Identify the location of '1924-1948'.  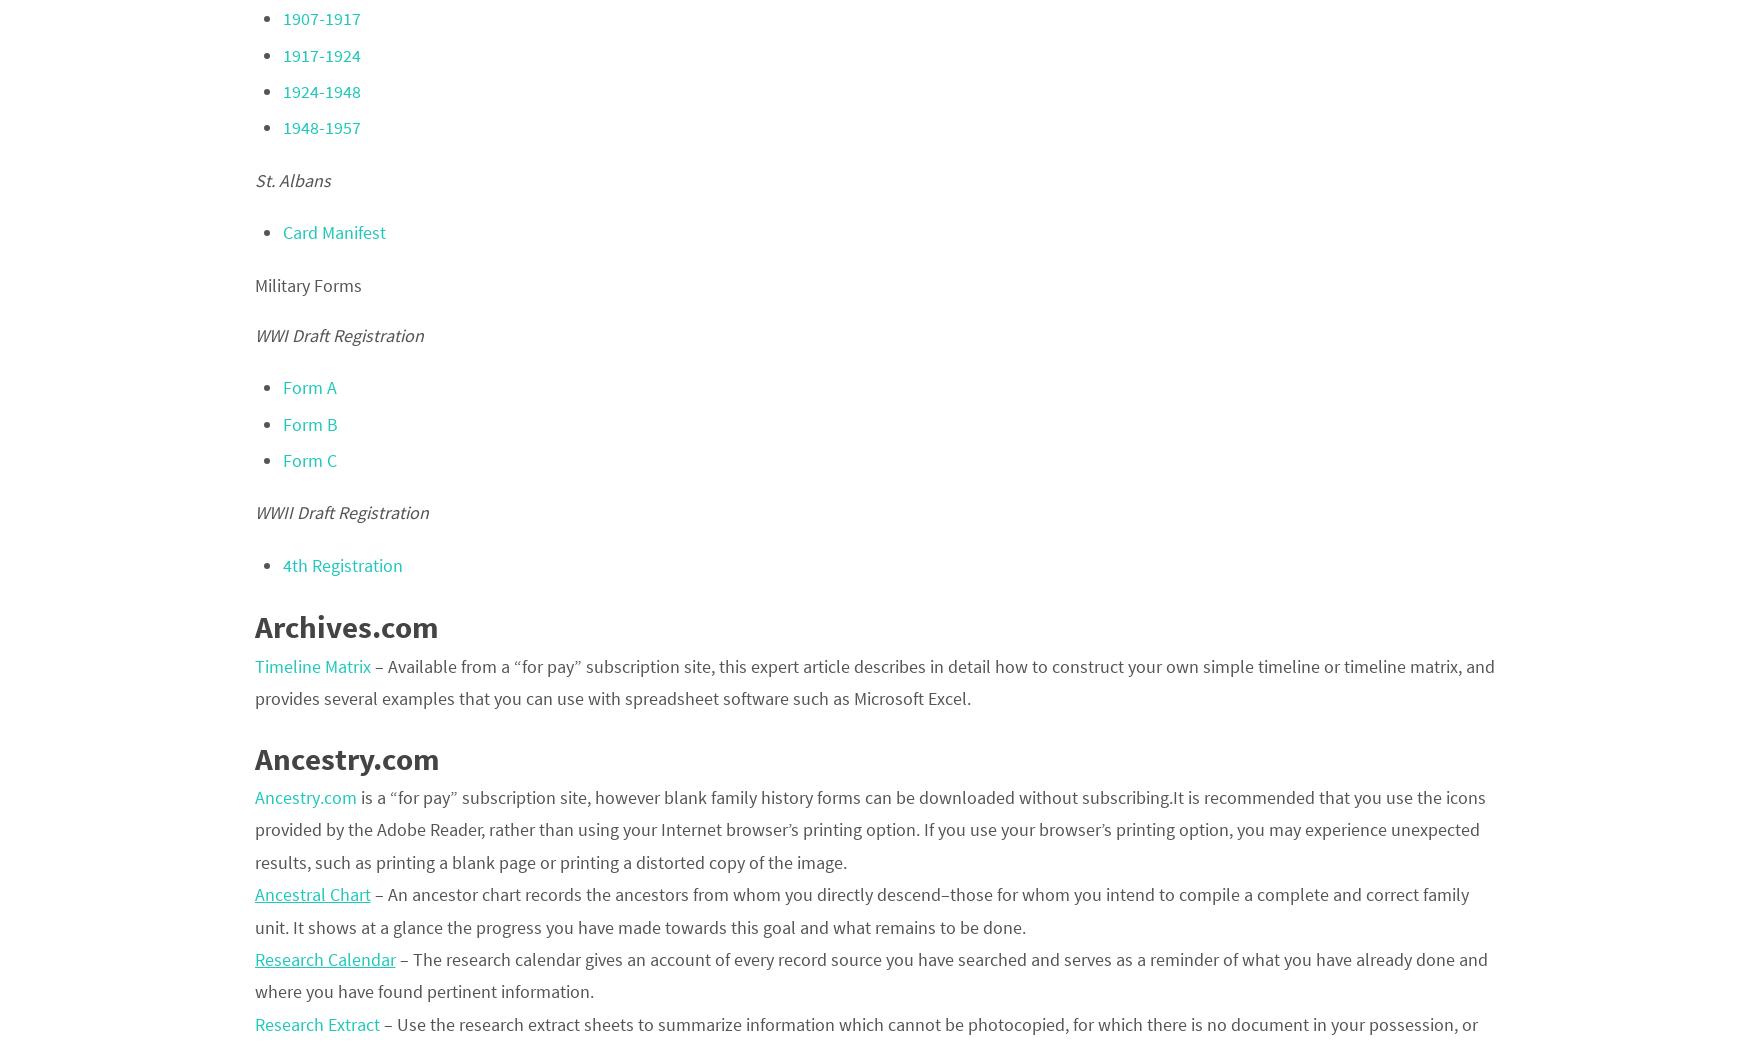
(320, 90).